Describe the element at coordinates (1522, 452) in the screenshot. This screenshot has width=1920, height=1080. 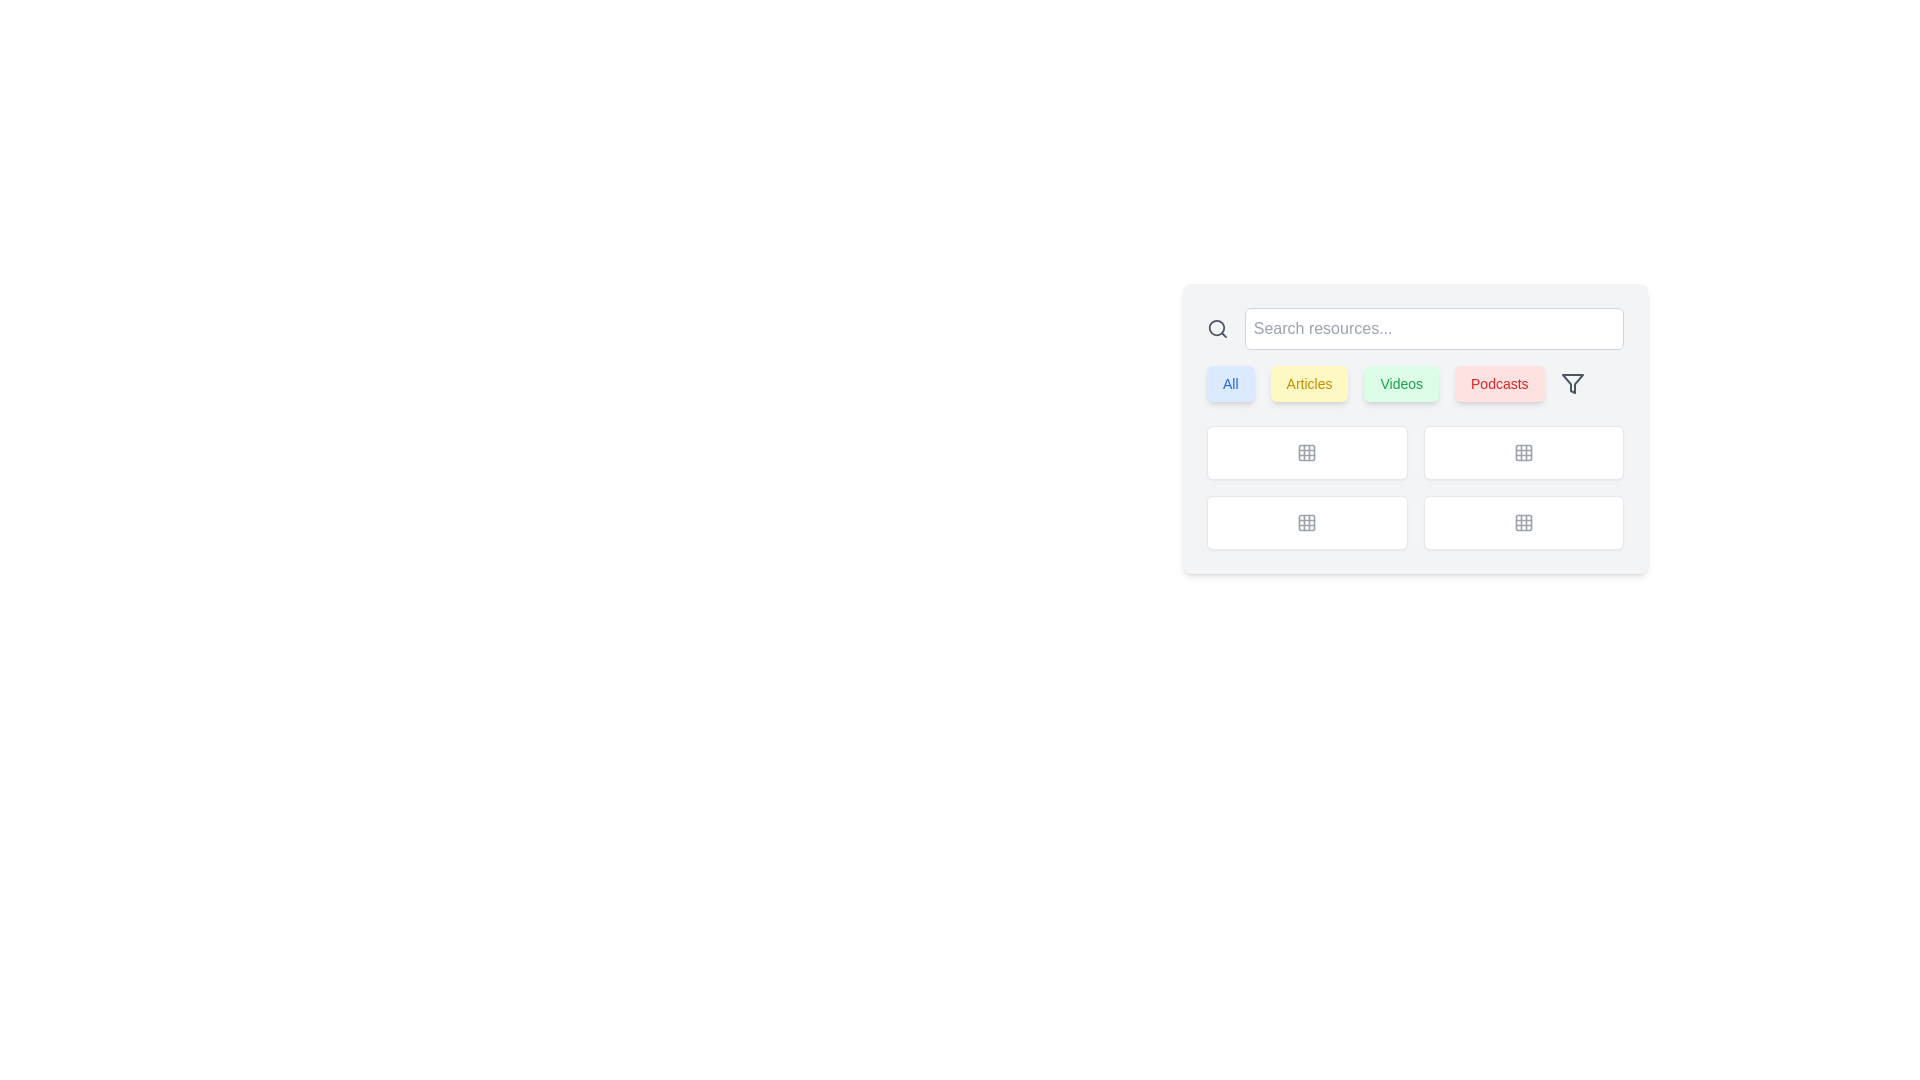
I see `the top-left square of a grid icon, which is part of a control panel and styled with rounded corners` at that location.